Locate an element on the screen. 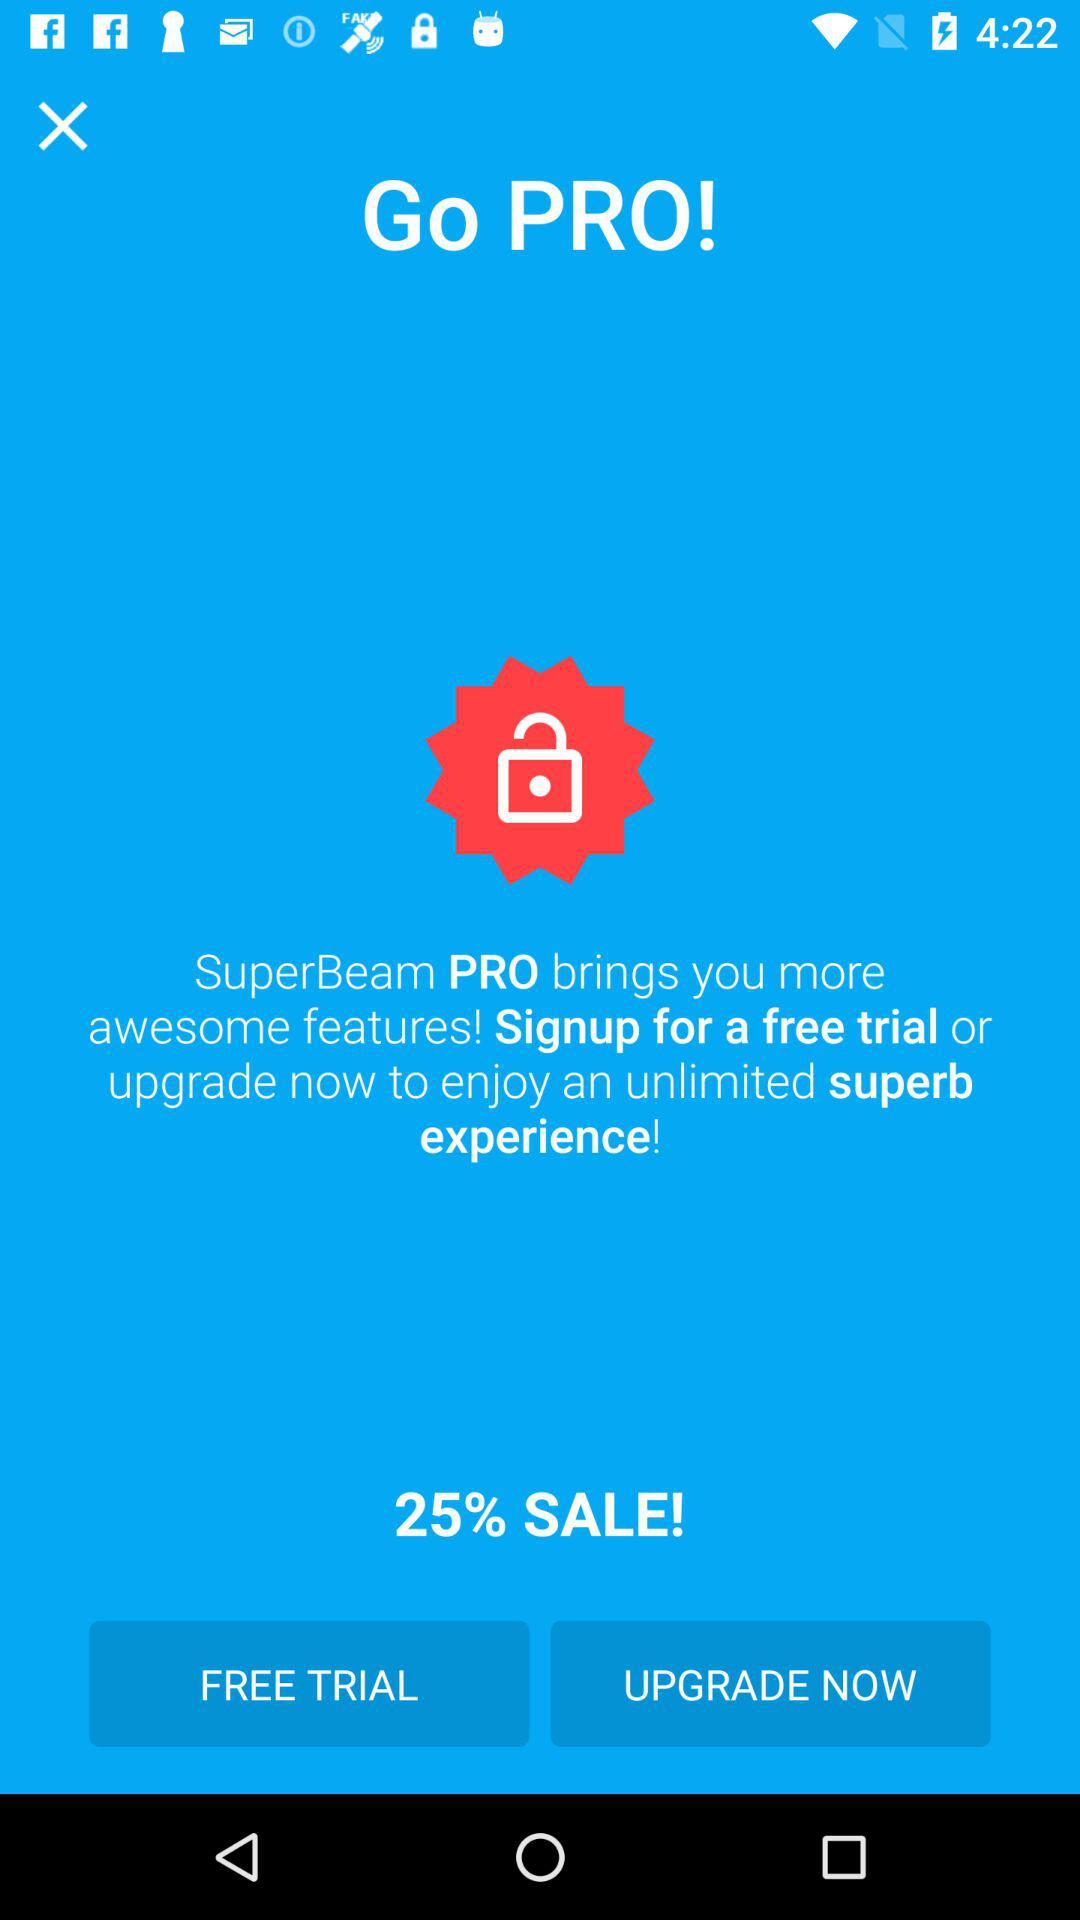  icon at the top left corner is located at coordinates (61, 124).